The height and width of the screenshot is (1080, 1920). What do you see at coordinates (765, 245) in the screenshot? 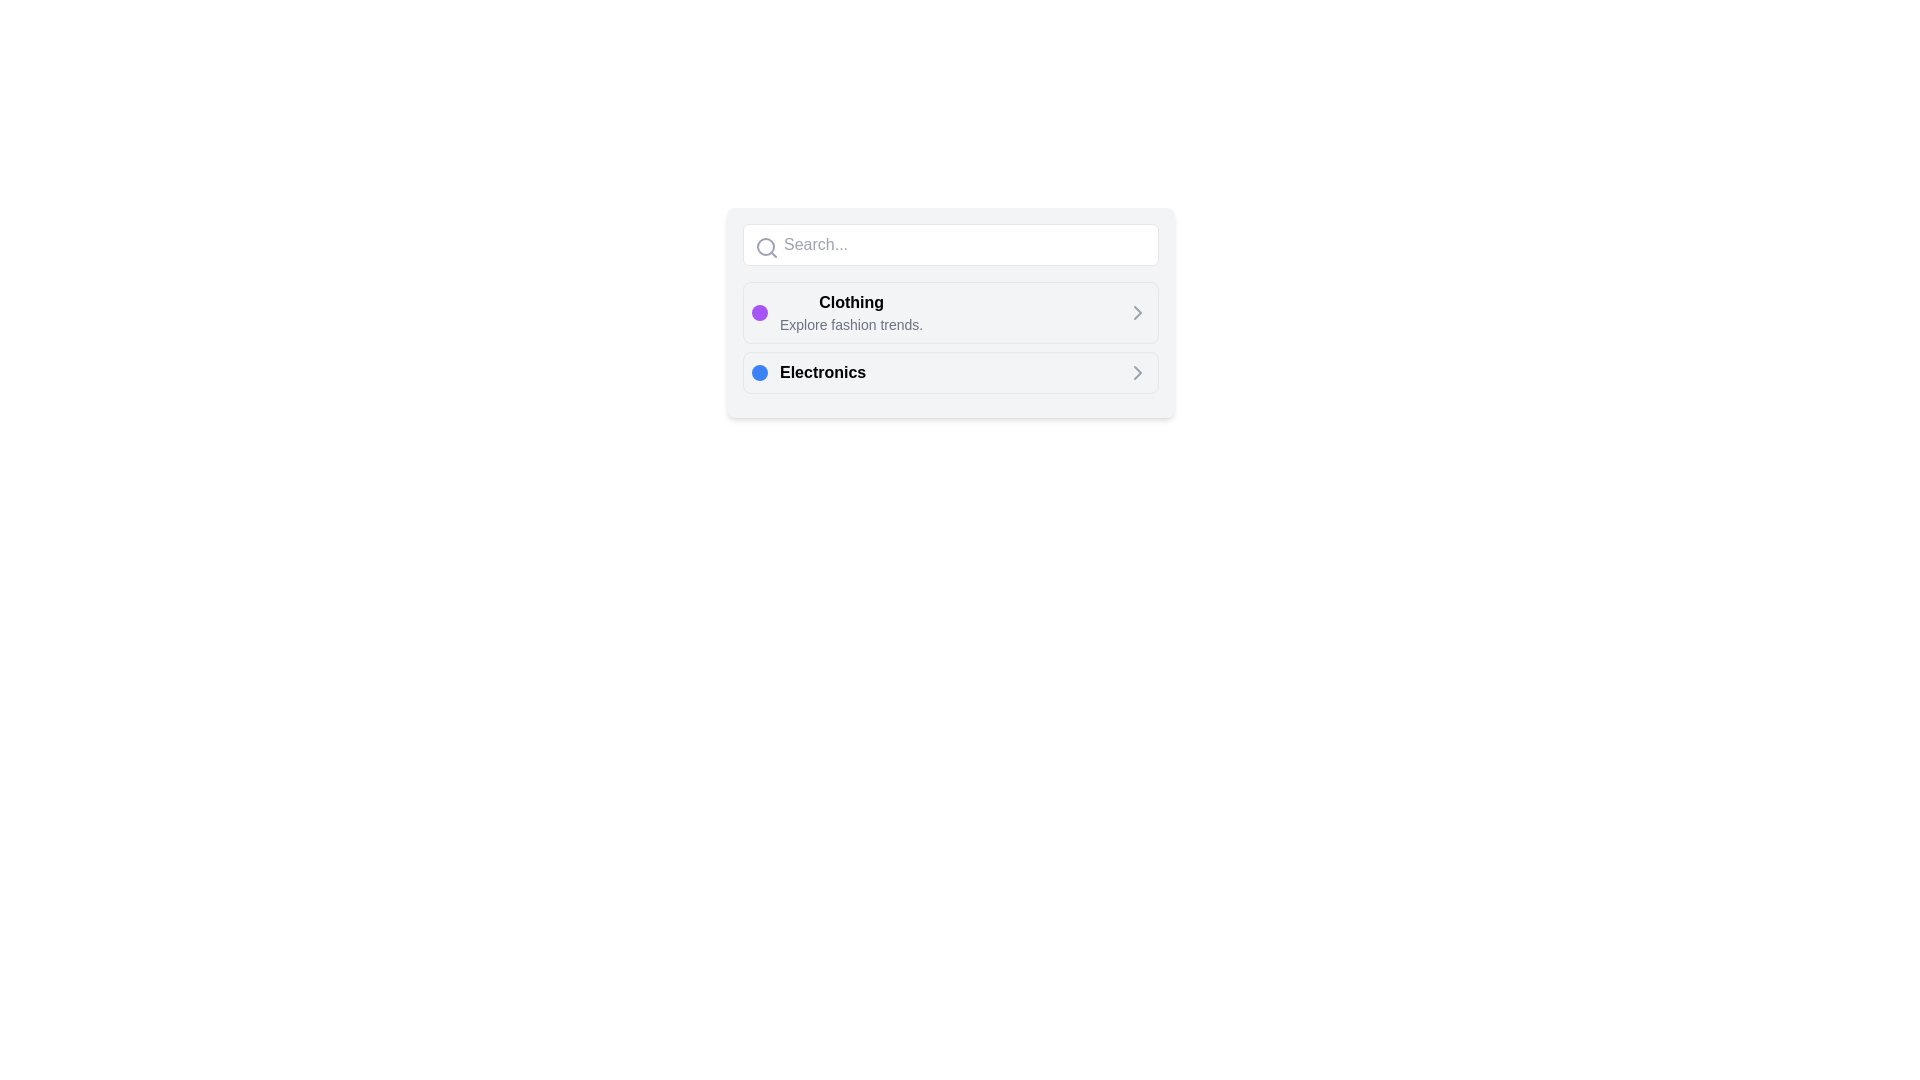
I see `the circular part of the magnifying glass icon located at the top-left corner of the search bar component, which is styled in gray tones` at bounding box center [765, 245].